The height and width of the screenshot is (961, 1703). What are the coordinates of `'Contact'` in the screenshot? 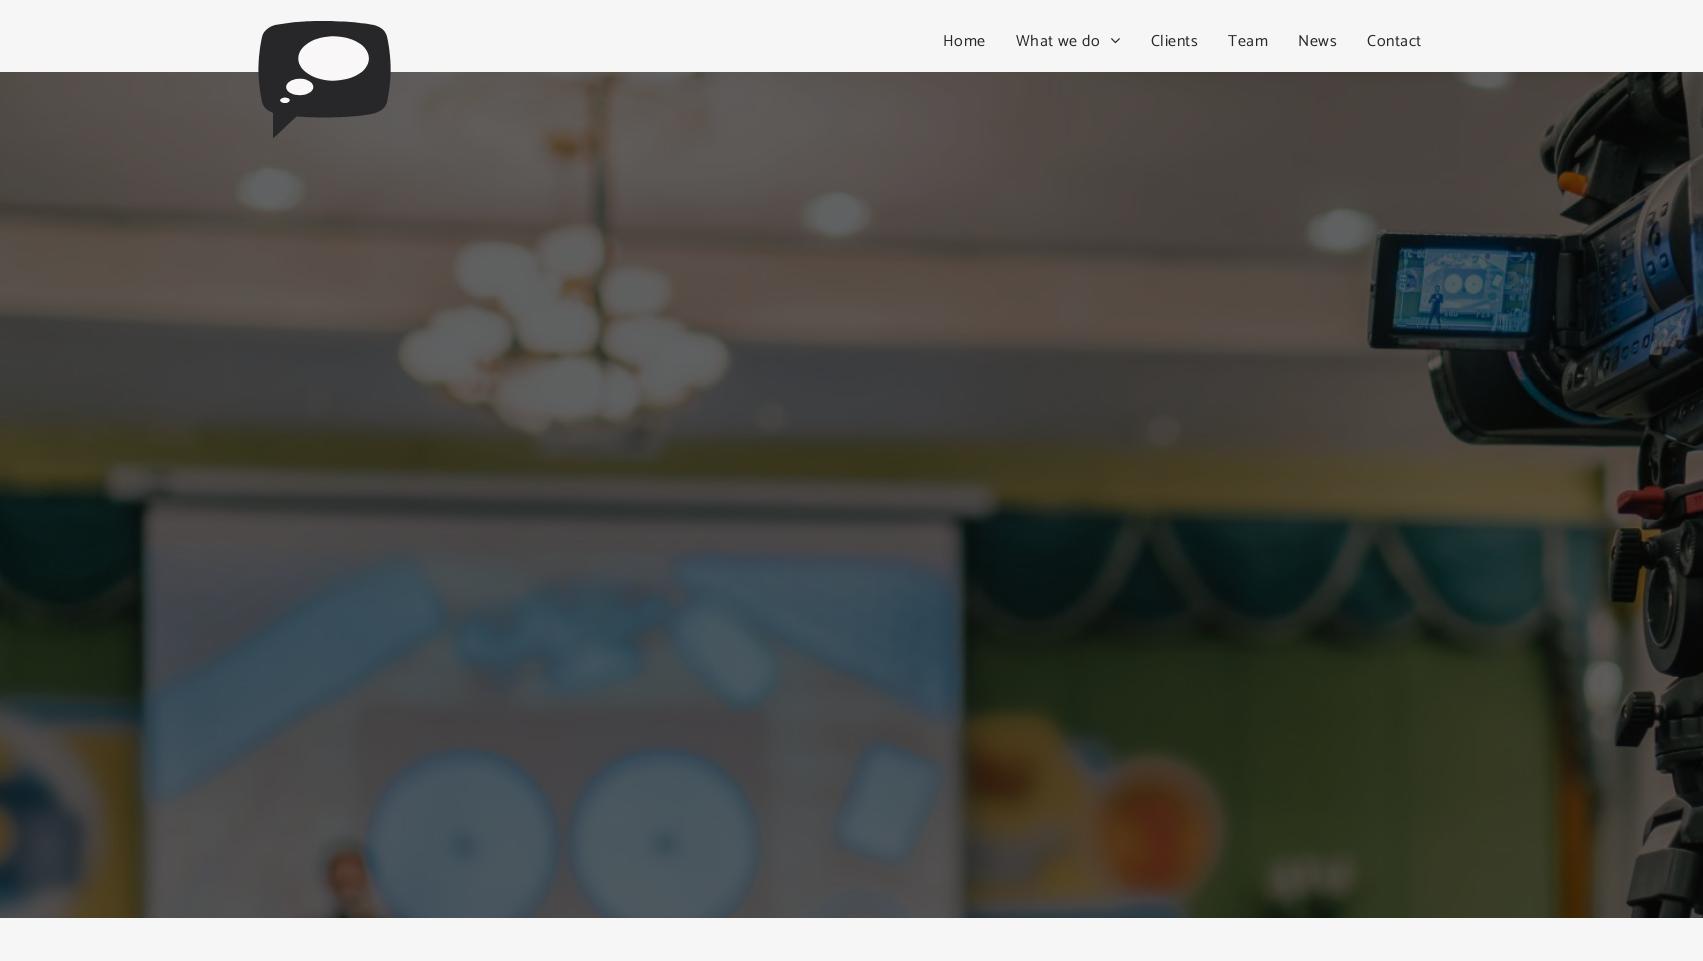 It's located at (1366, 39).